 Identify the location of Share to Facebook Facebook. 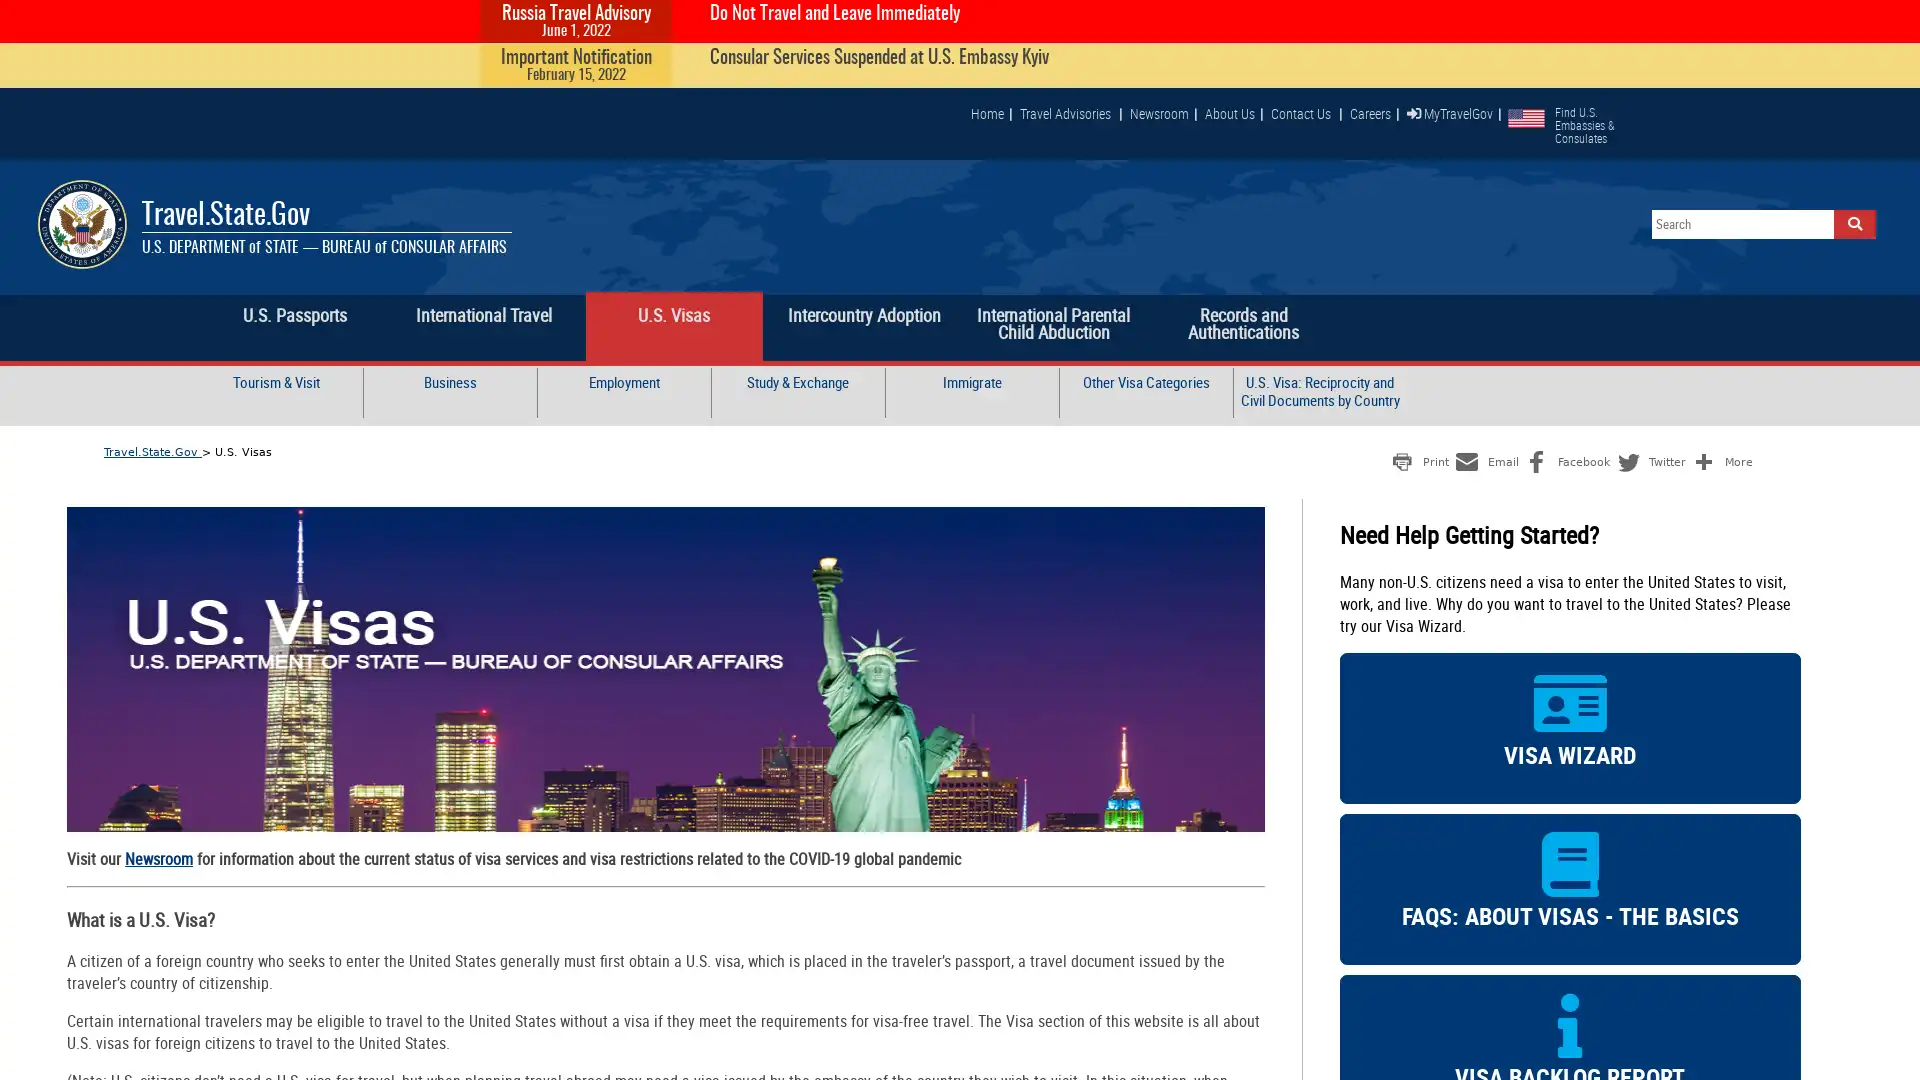
(1565, 461).